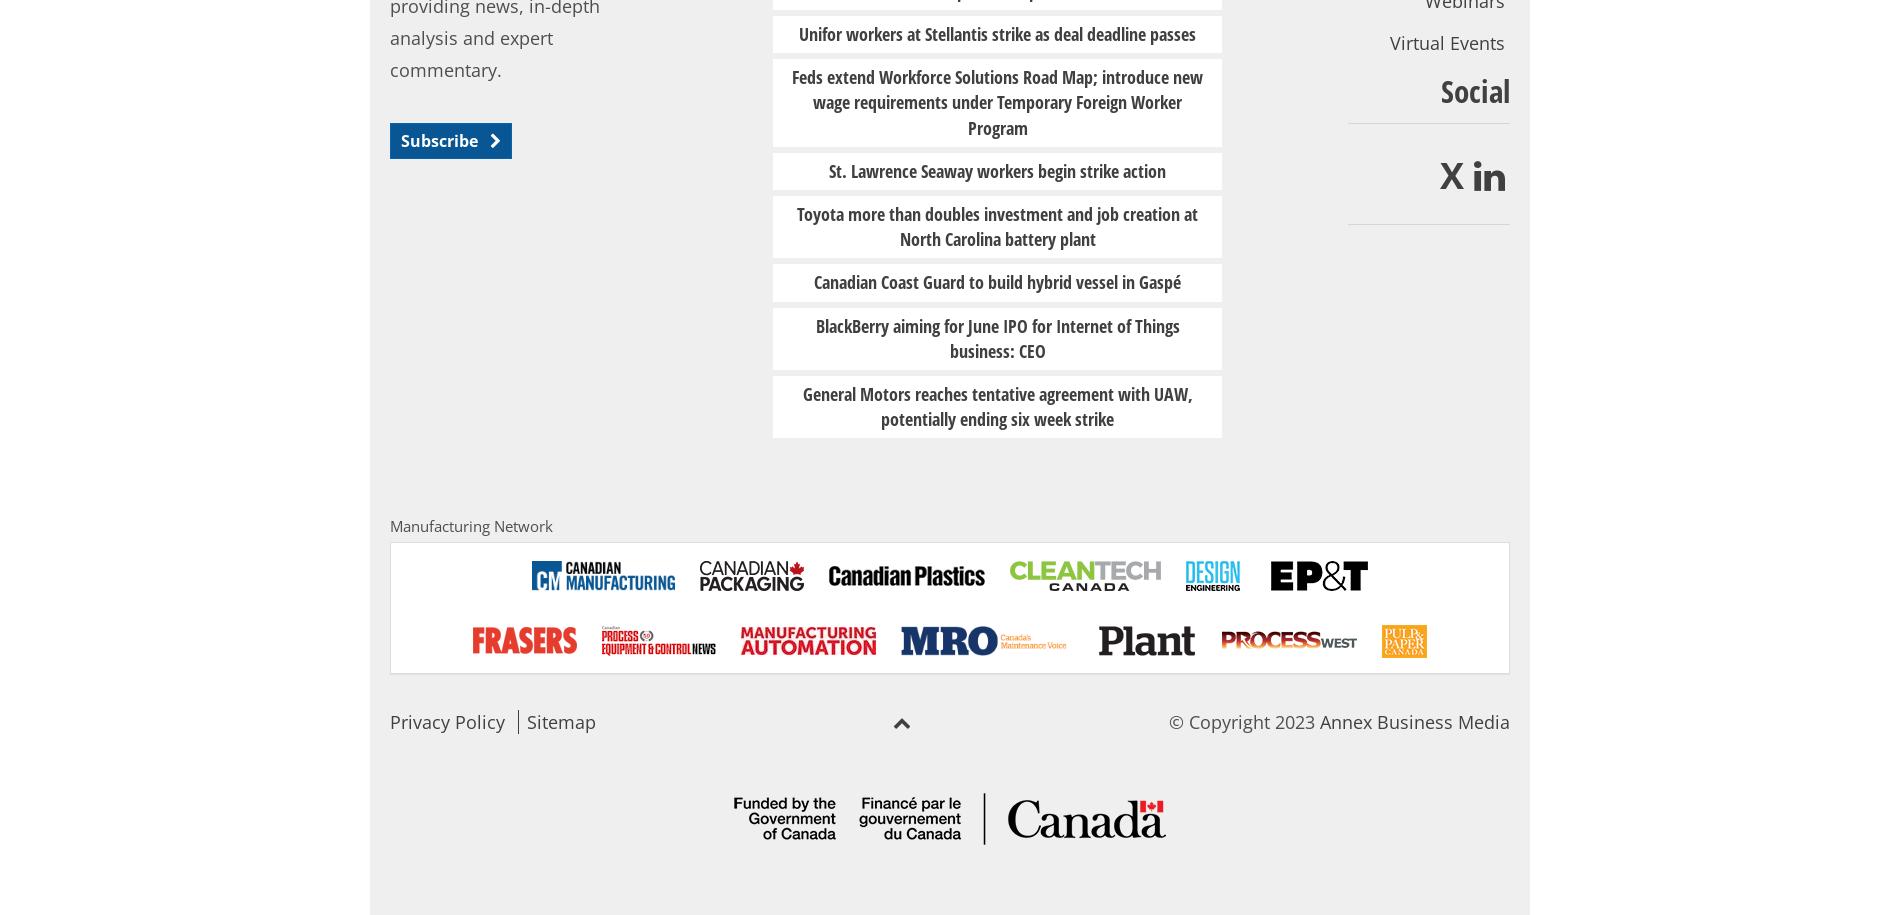  I want to click on 'Social', so click(1474, 89).